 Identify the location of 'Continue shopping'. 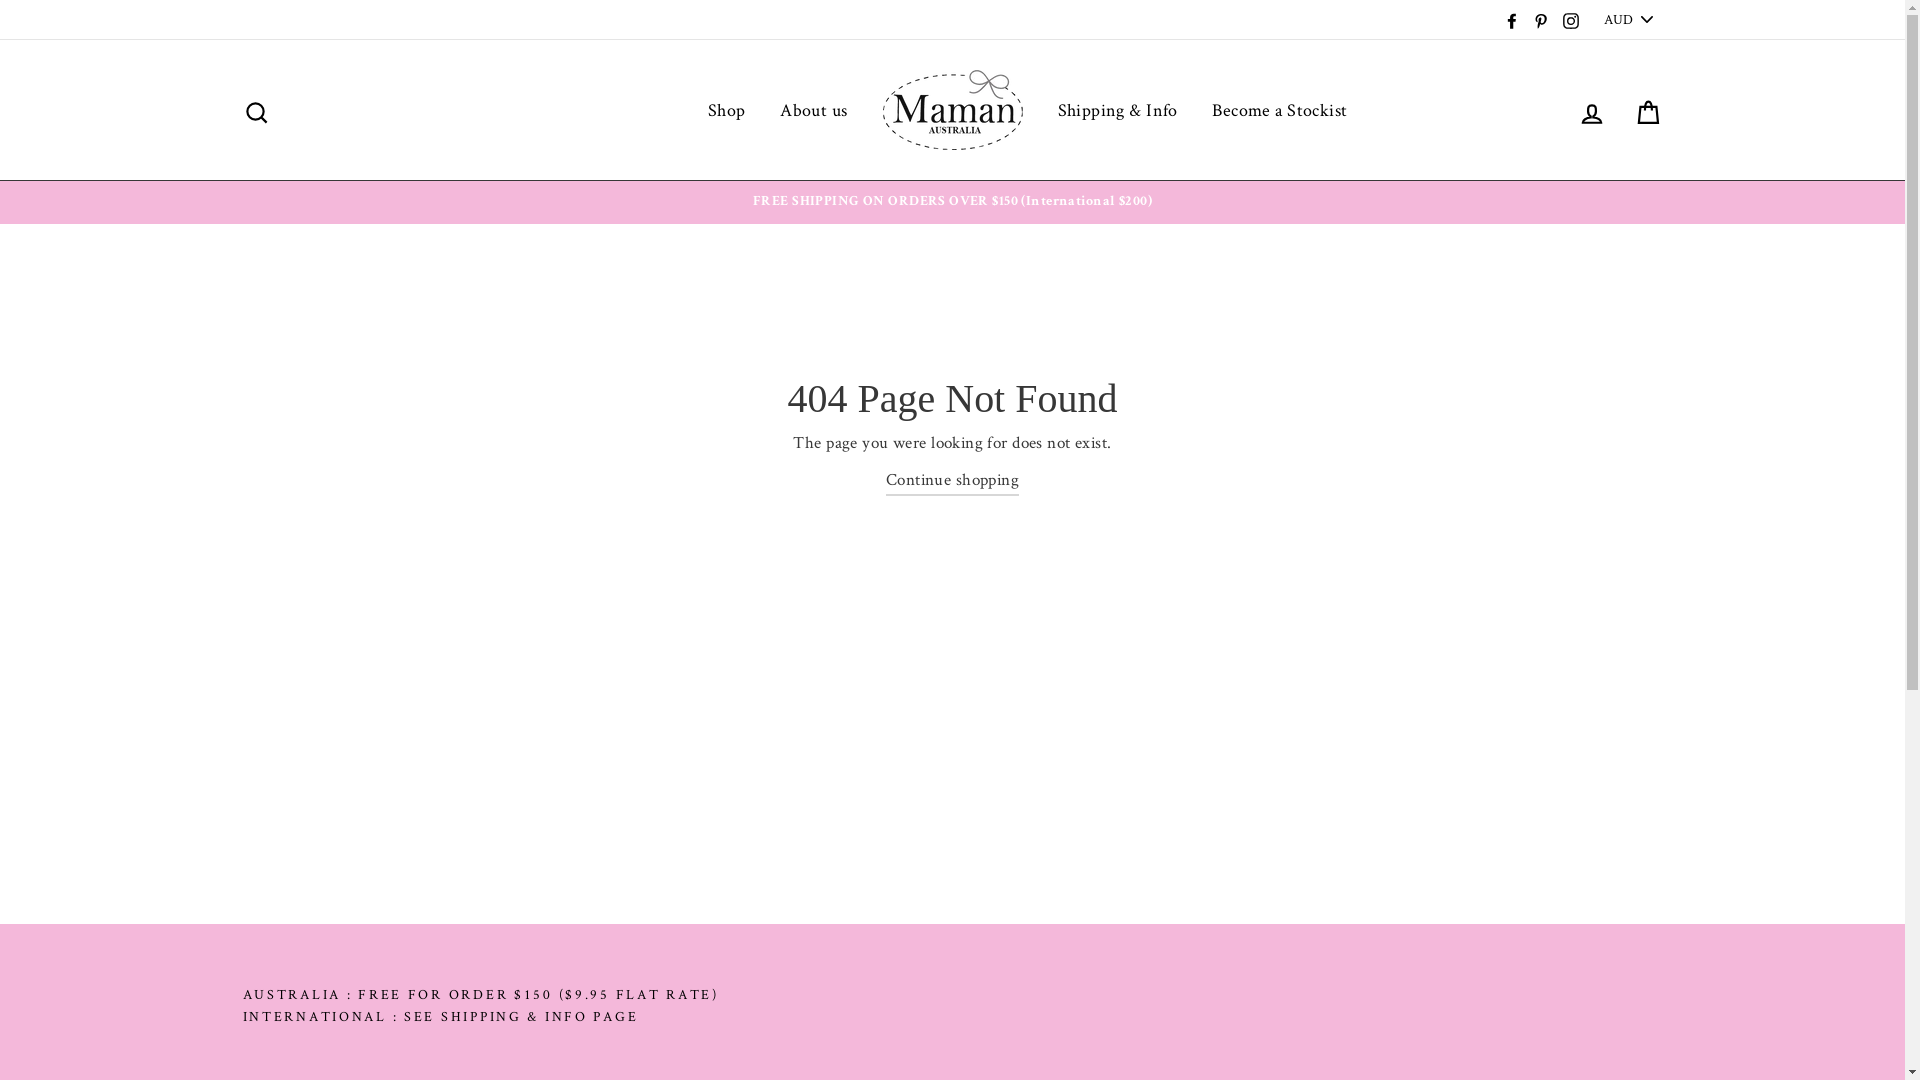
(951, 480).